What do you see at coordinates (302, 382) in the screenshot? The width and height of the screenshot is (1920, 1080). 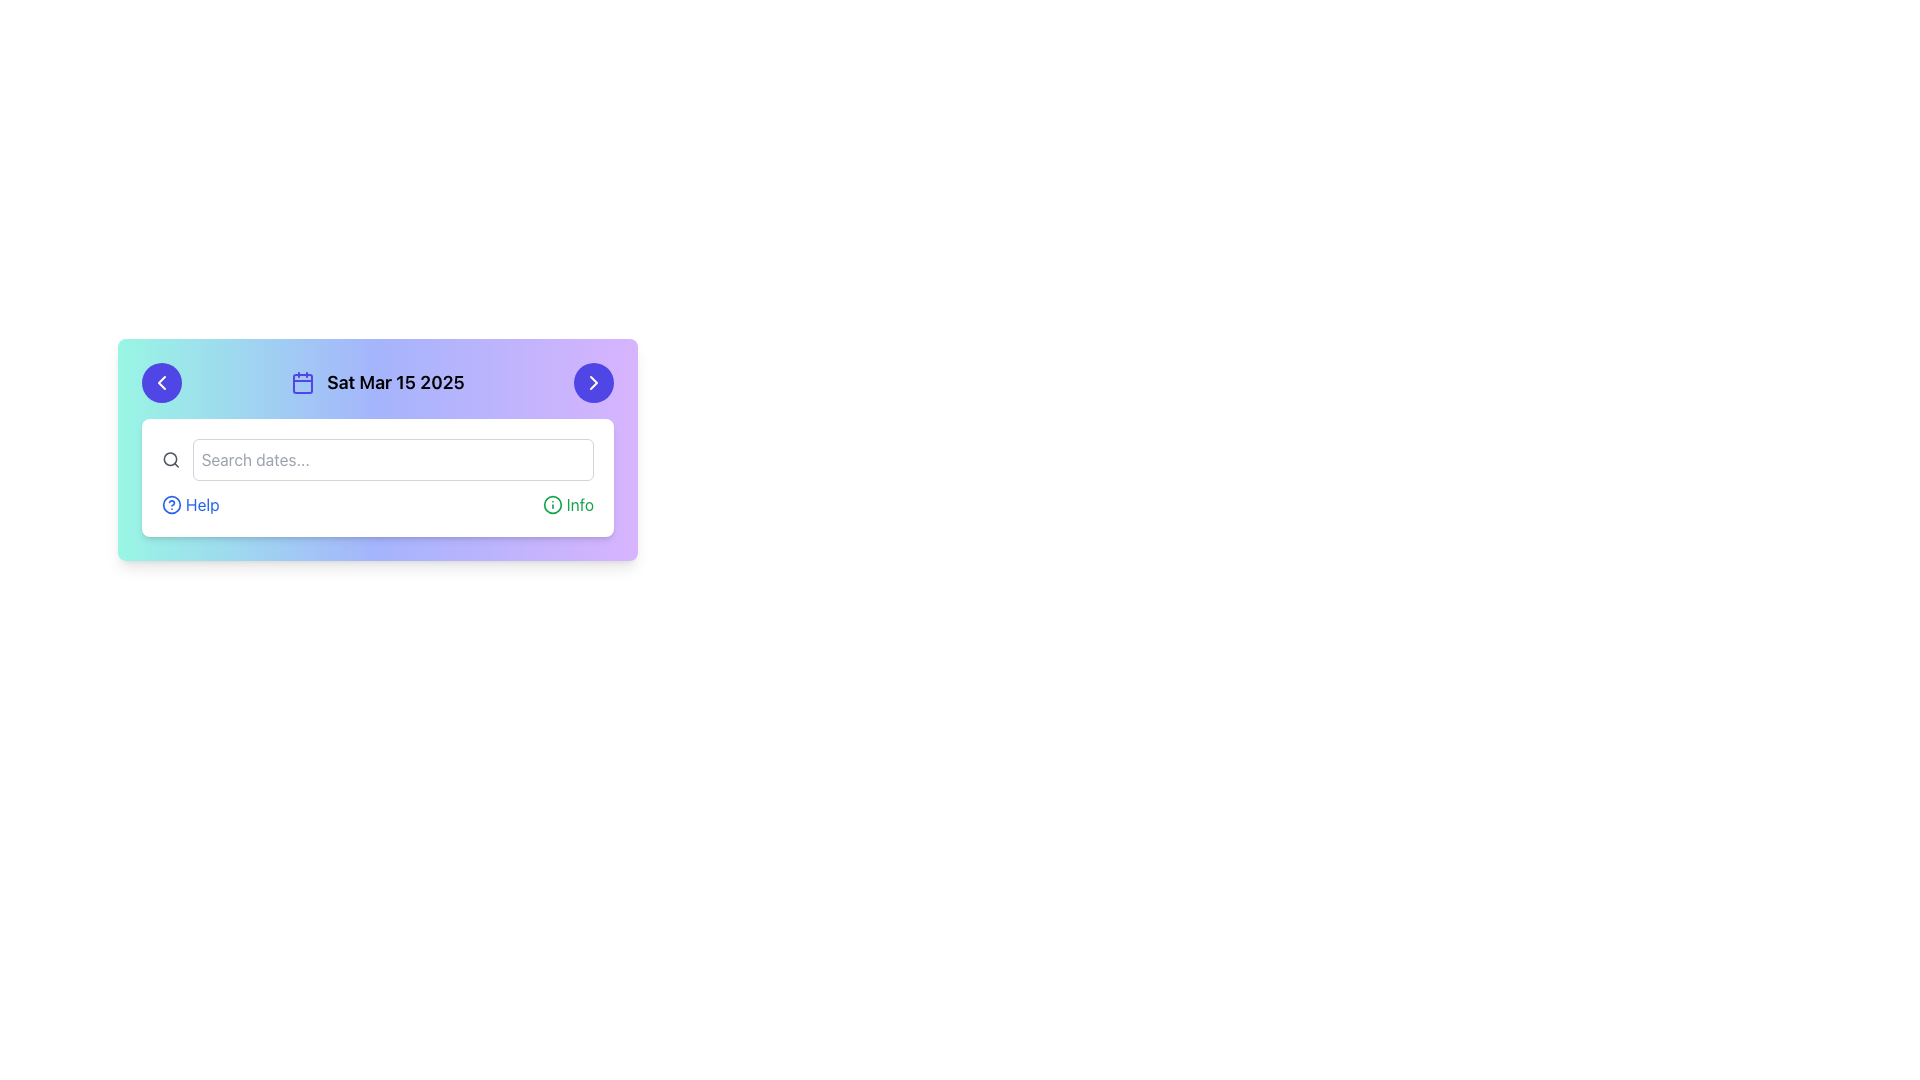 I see `the calendar icon located to the left of the text 'Sat Mar 15 2025' in the upper section of the card` at bounding box center [302, 382].